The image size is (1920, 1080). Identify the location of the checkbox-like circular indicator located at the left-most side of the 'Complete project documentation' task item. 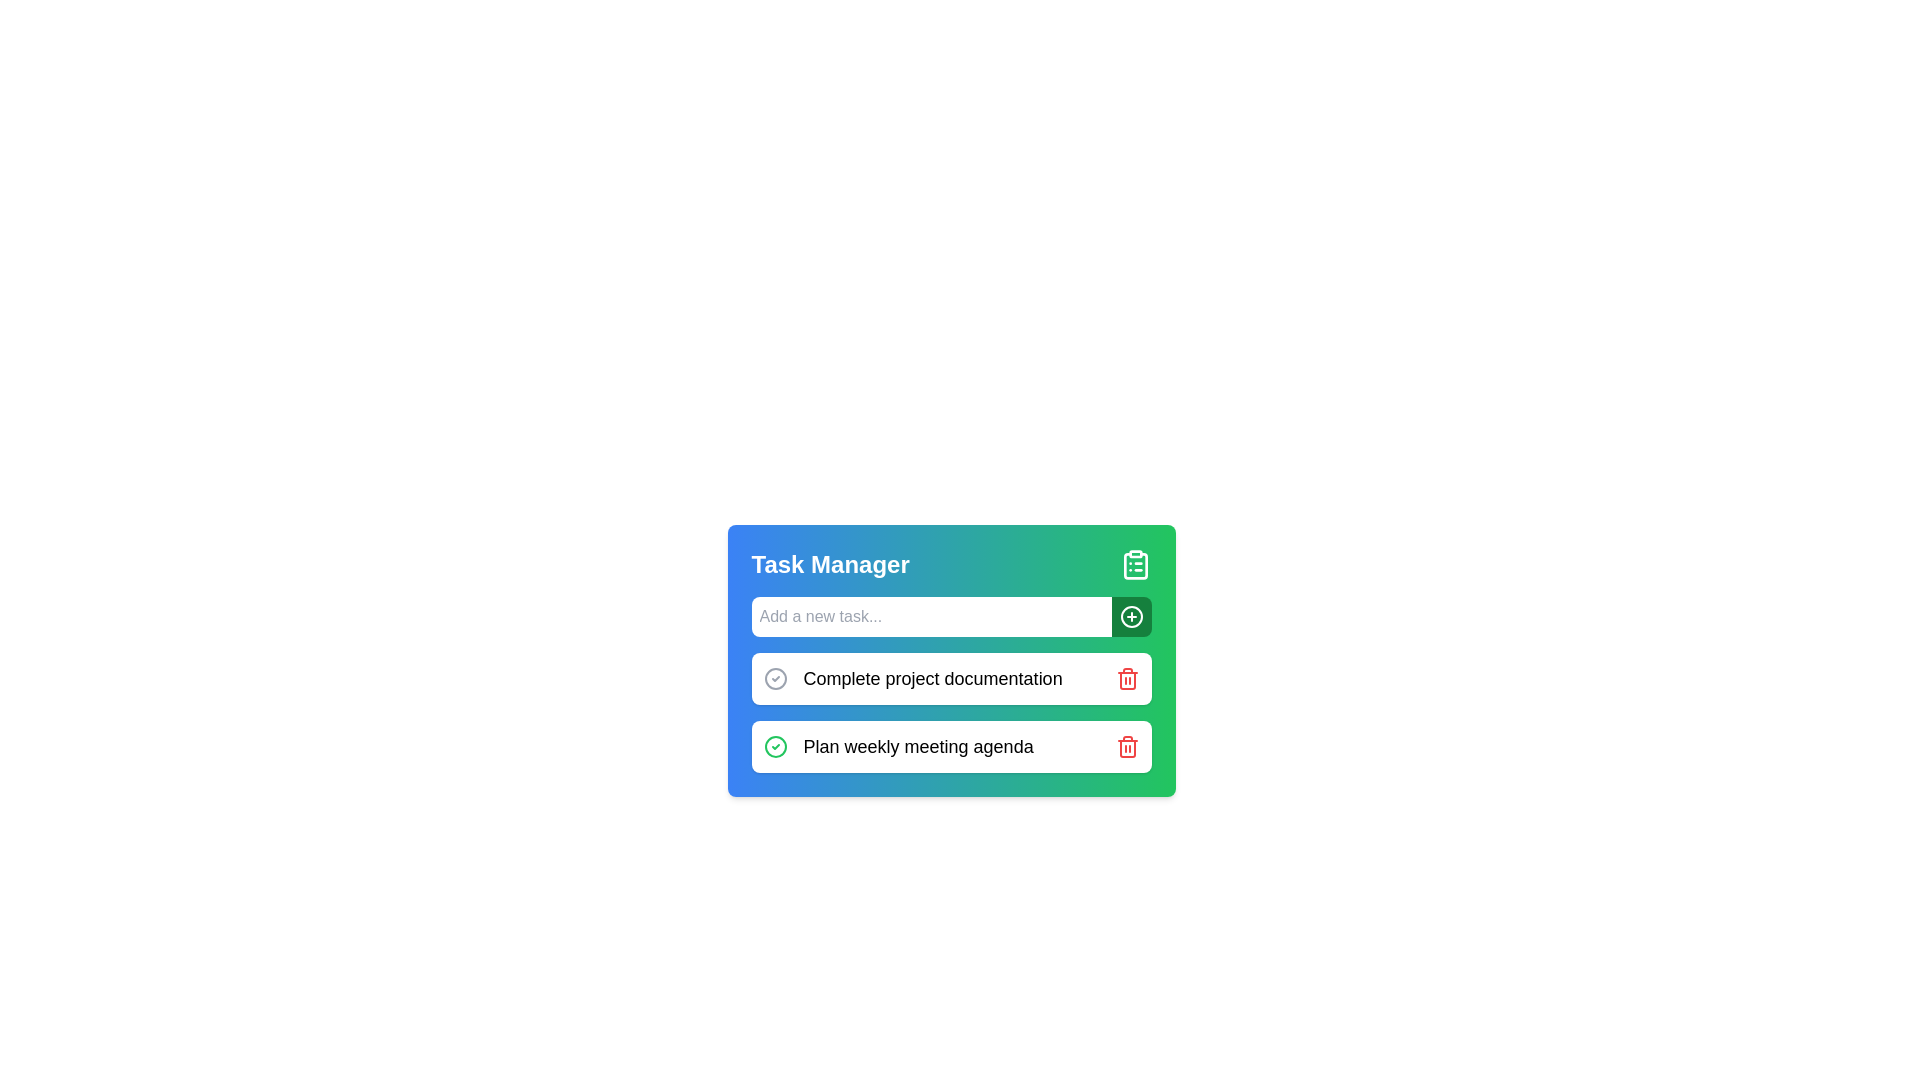
(774, 677).